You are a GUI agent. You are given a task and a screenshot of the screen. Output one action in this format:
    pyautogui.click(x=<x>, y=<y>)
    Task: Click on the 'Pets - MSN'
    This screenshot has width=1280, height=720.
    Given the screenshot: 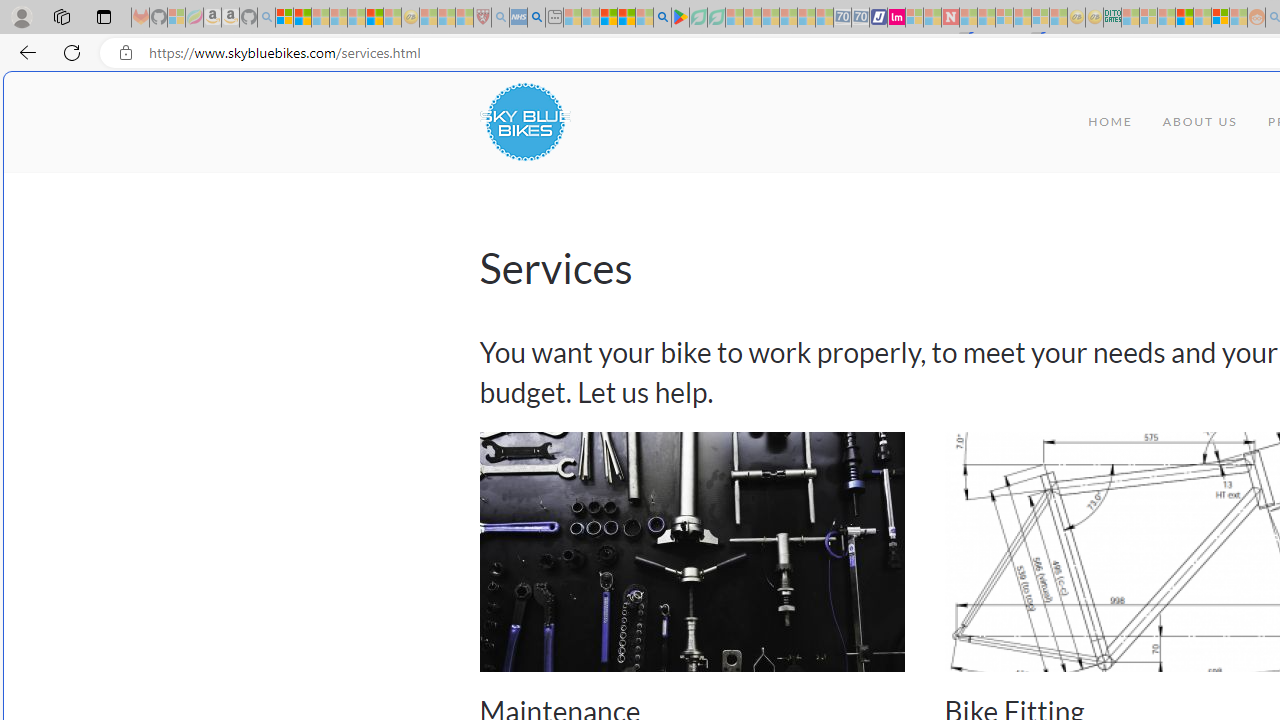 What is the action you would take?
    pyautogui.click(x=625, y=17)
    